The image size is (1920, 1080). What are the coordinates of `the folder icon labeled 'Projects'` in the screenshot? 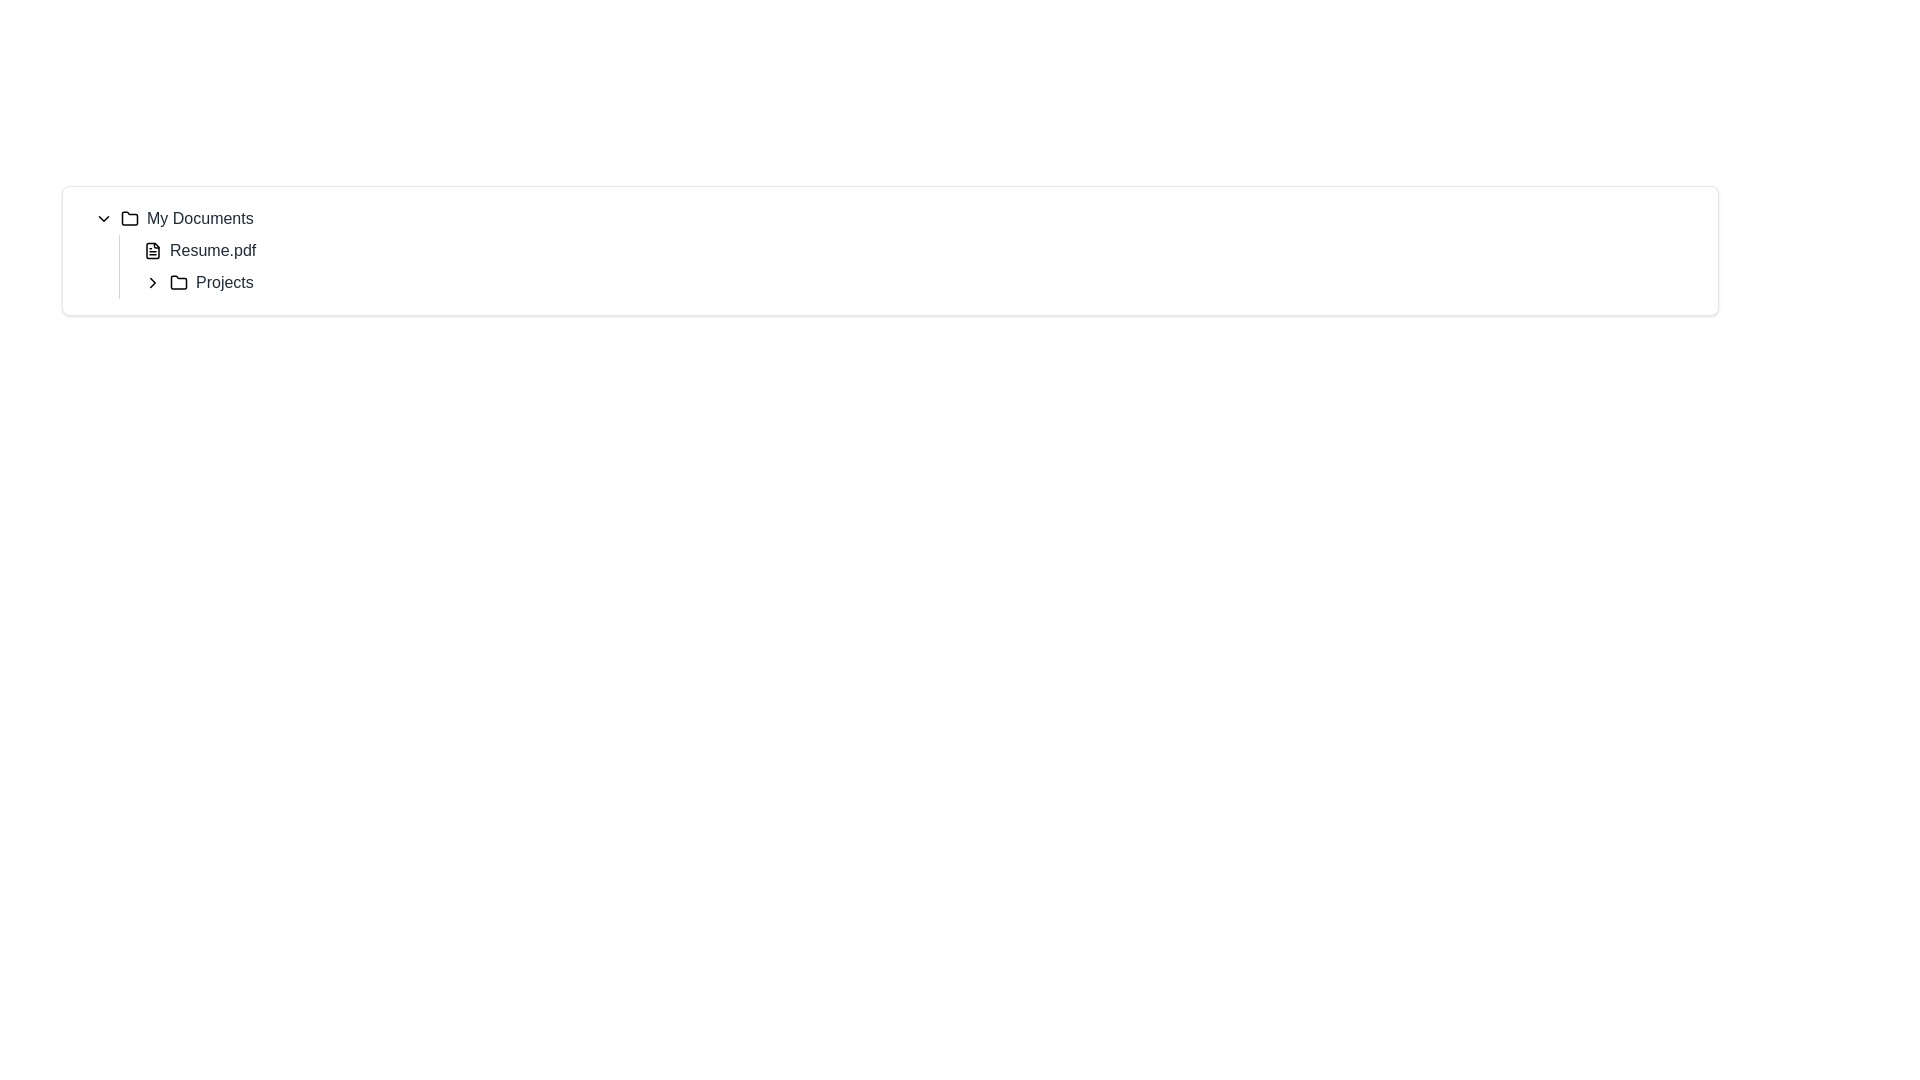 It's located at (178, 281).